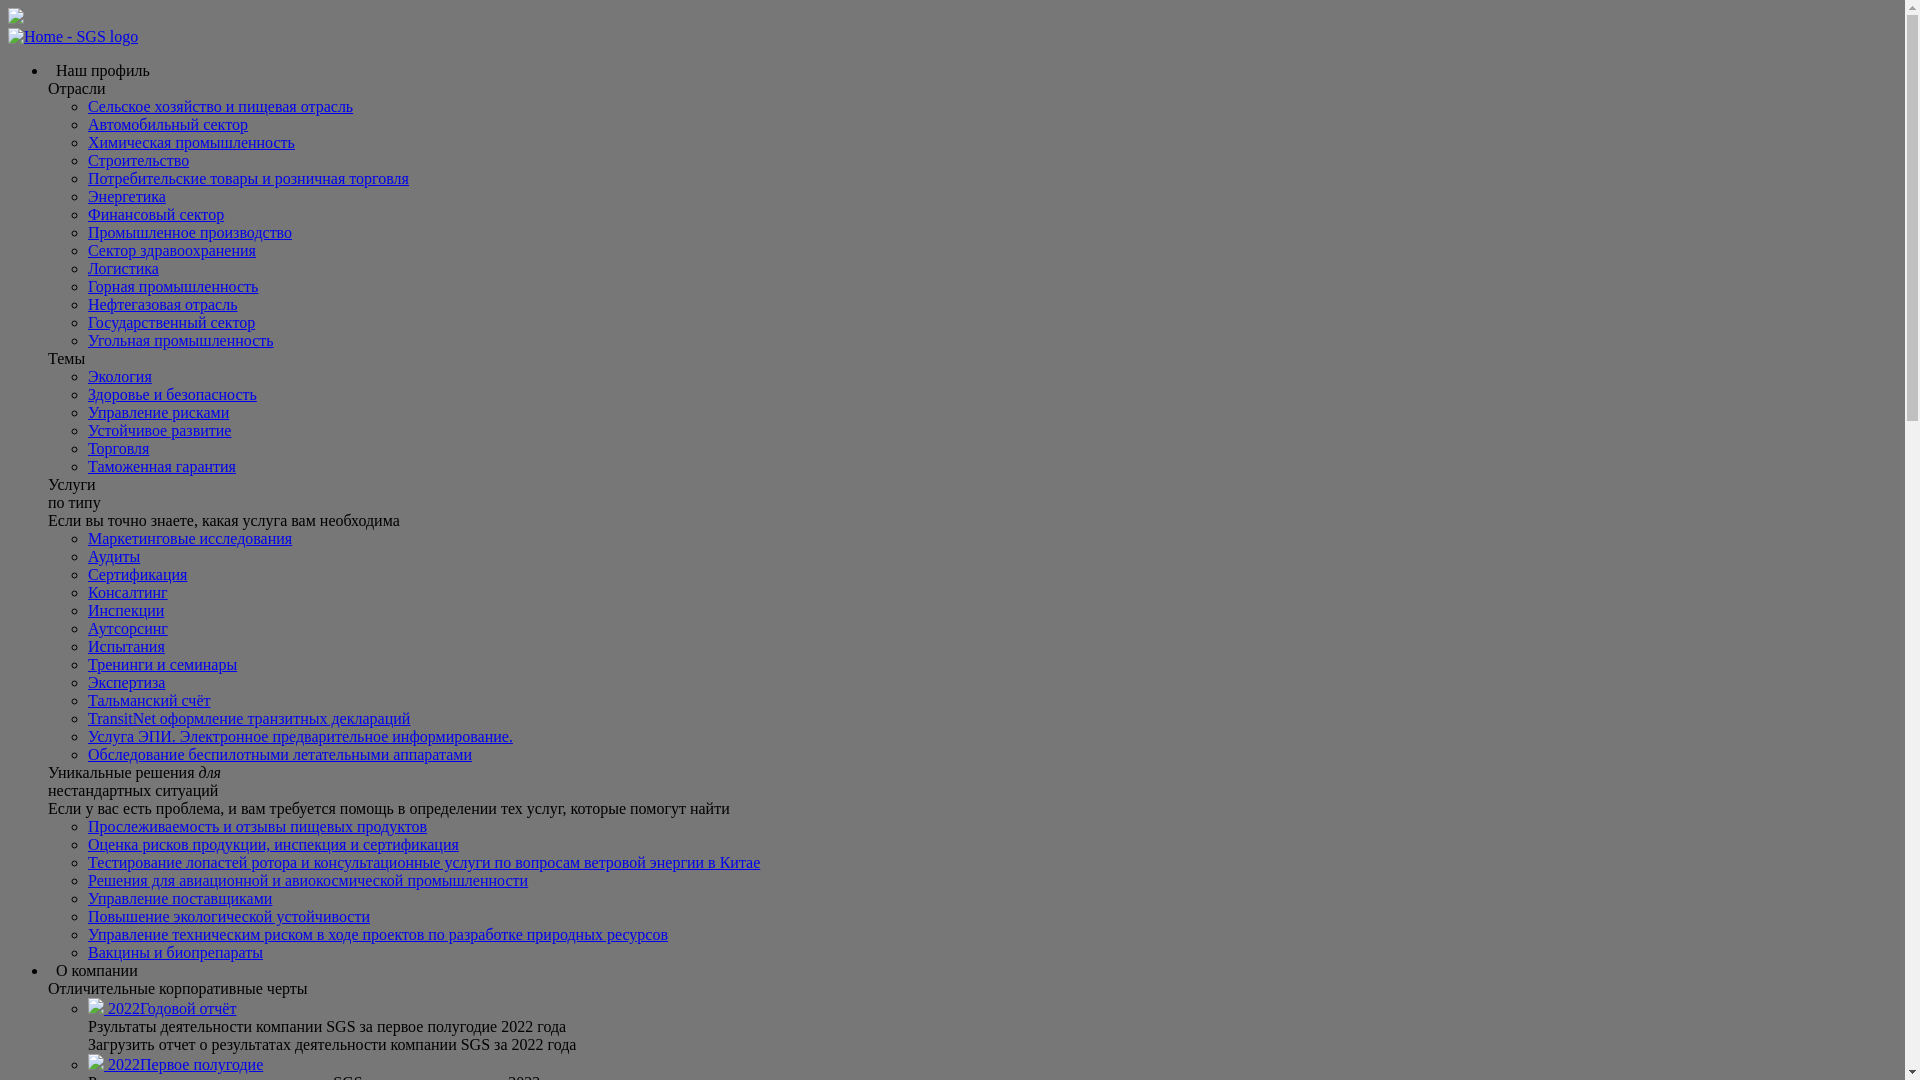 Image resolution: width=1920 pixels, height=1080 pixels. Describe the element at coordinates (8, 36) in the screenshot. I see `'Home - SGS logo'` at that location.